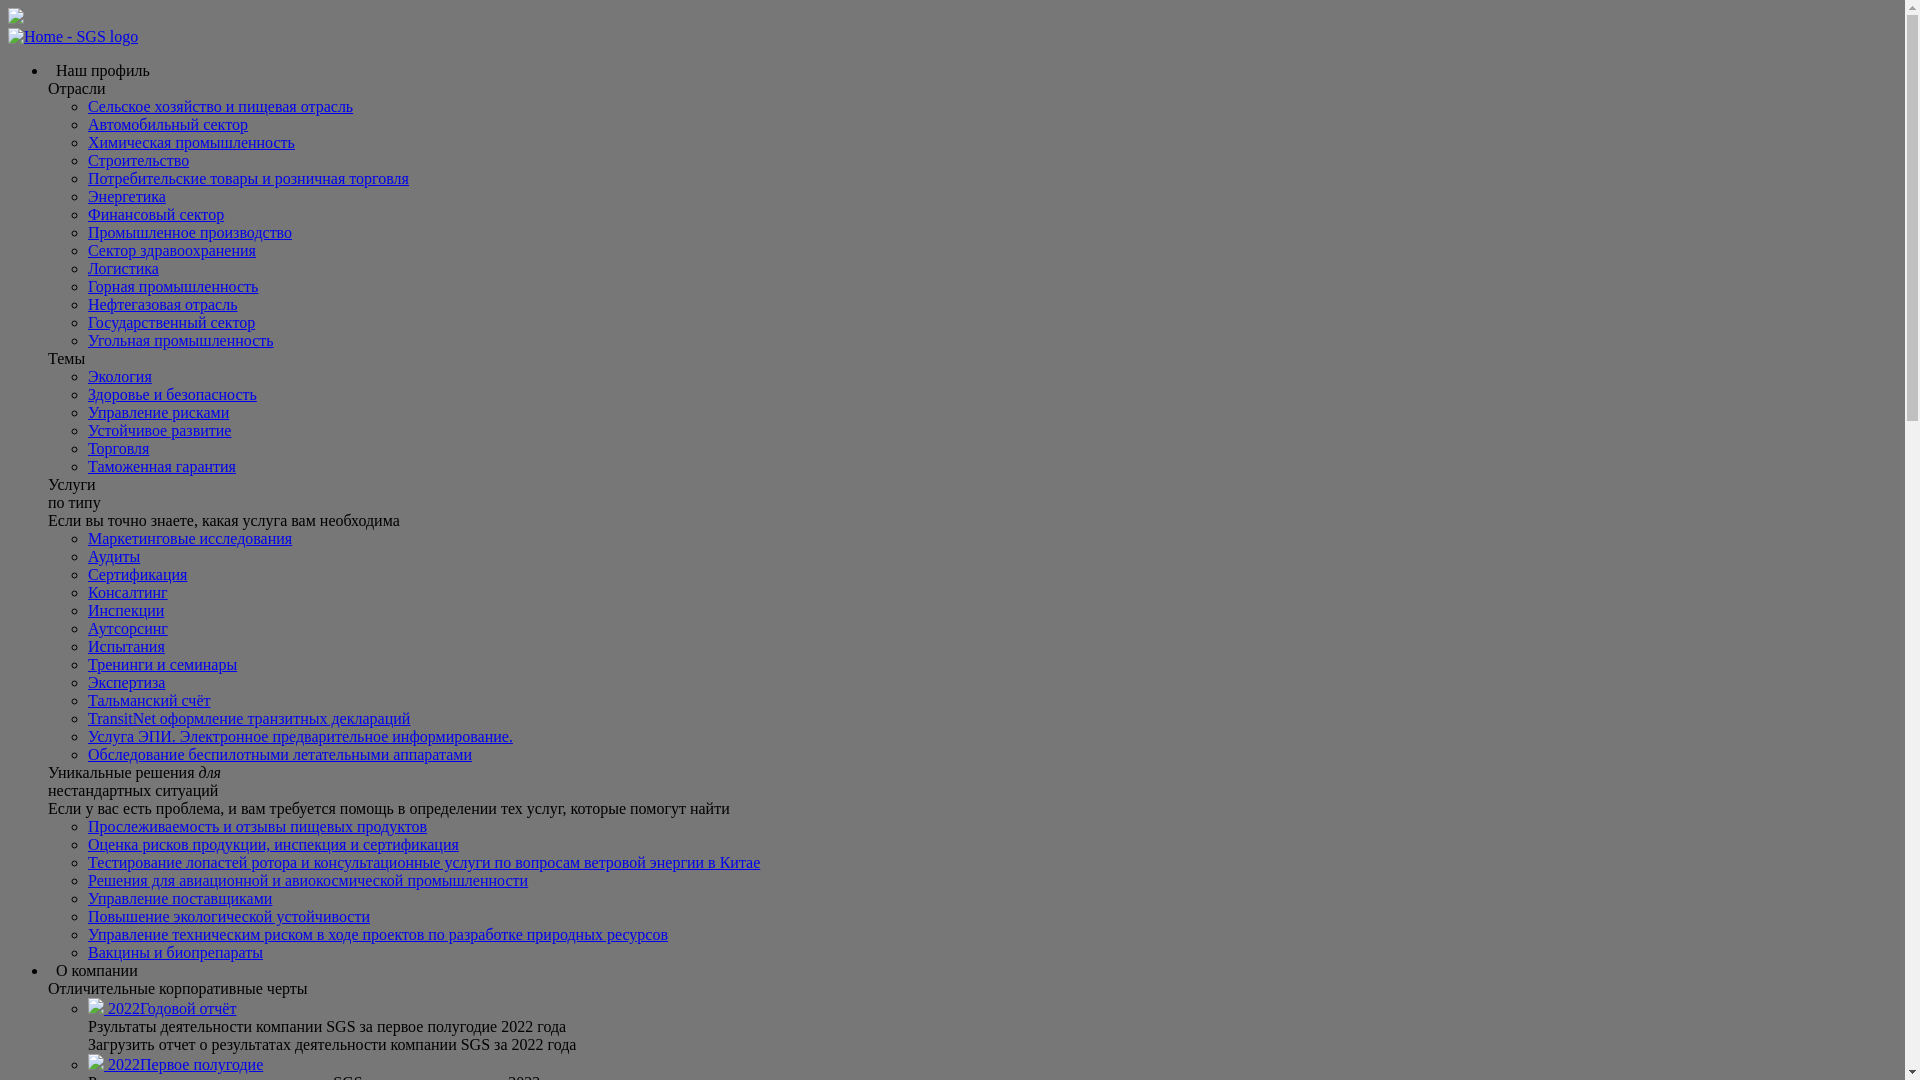 Image resolution: width=1920 pixels, height=1080 pixels. Describe the element at coordinates (8, 36) in the screenshot. I see `'Home - SGS logo'` at that location.